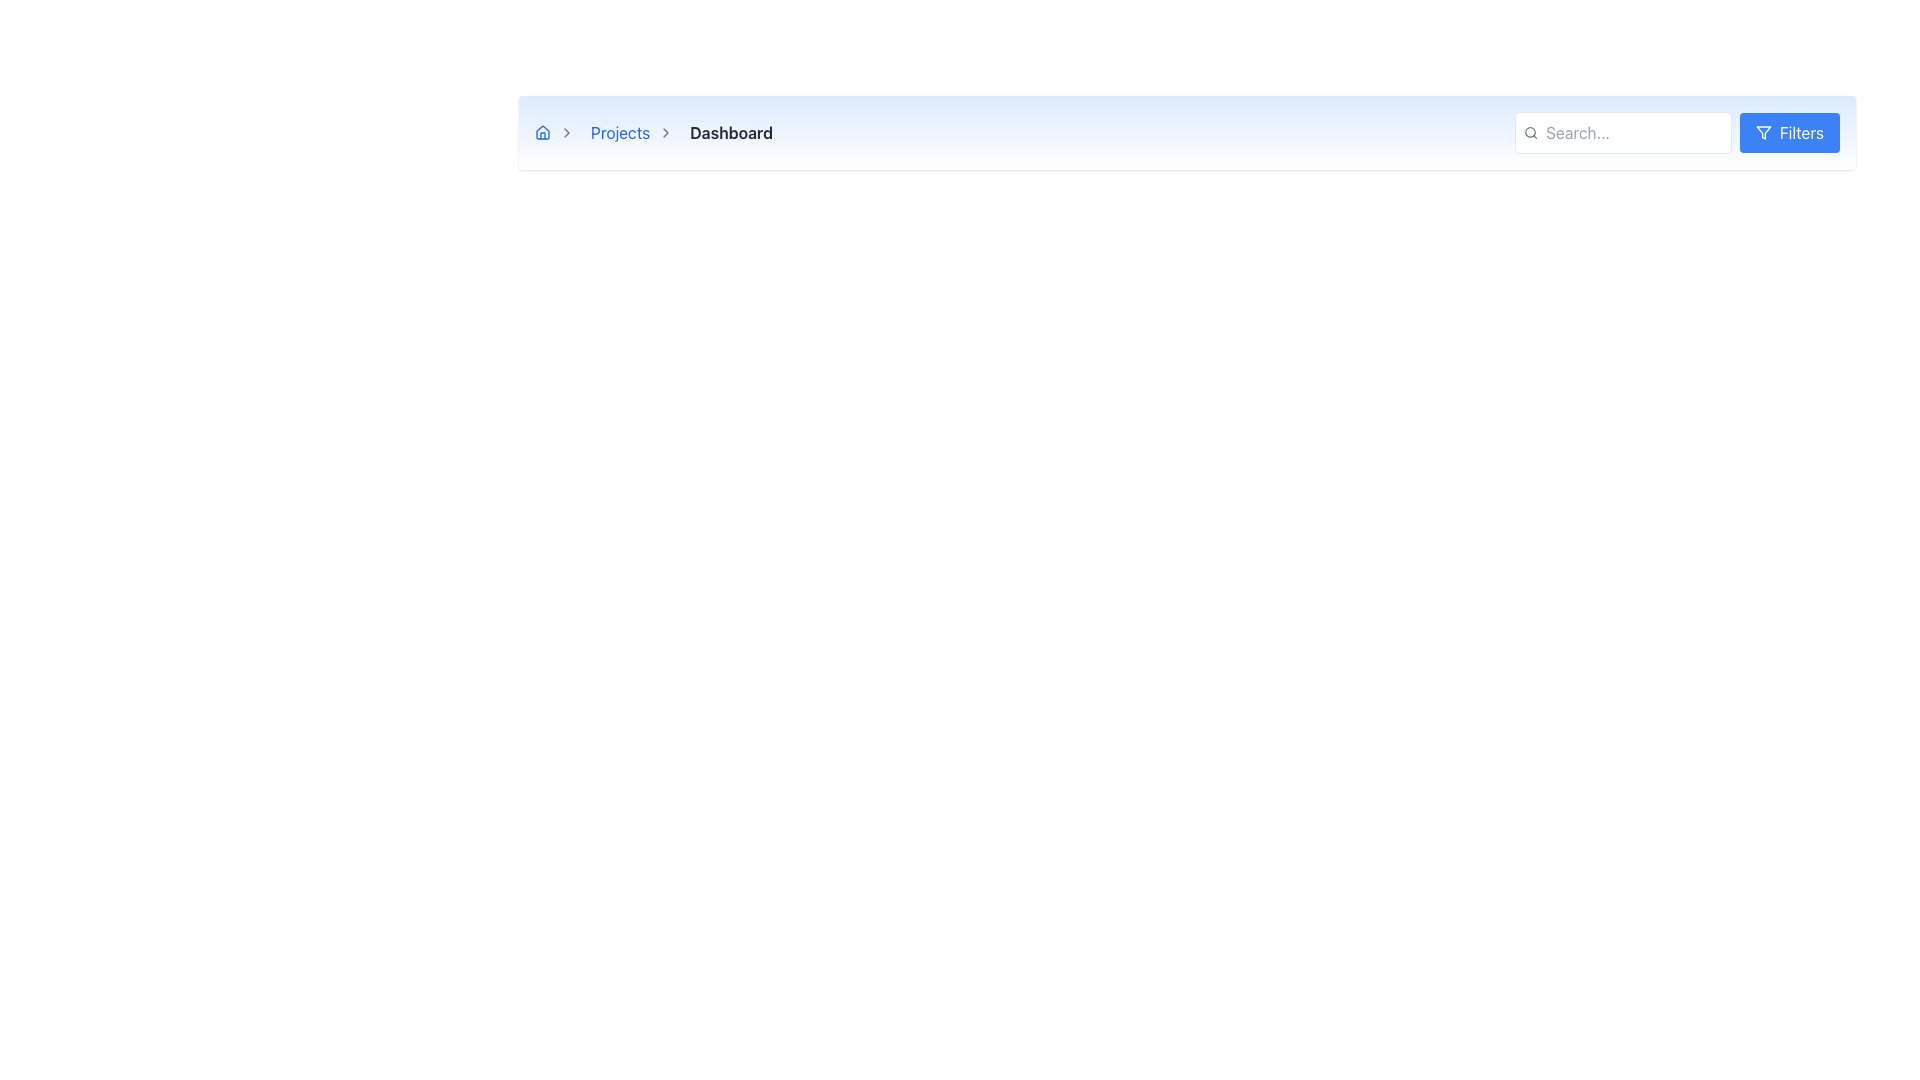 This screenshot has height=1080, width=1920. What do you see at coordinates (635, 132) in the screenshot?
I see `the second breadcrumb link in the navigation component` at bounding box center [635, 132].